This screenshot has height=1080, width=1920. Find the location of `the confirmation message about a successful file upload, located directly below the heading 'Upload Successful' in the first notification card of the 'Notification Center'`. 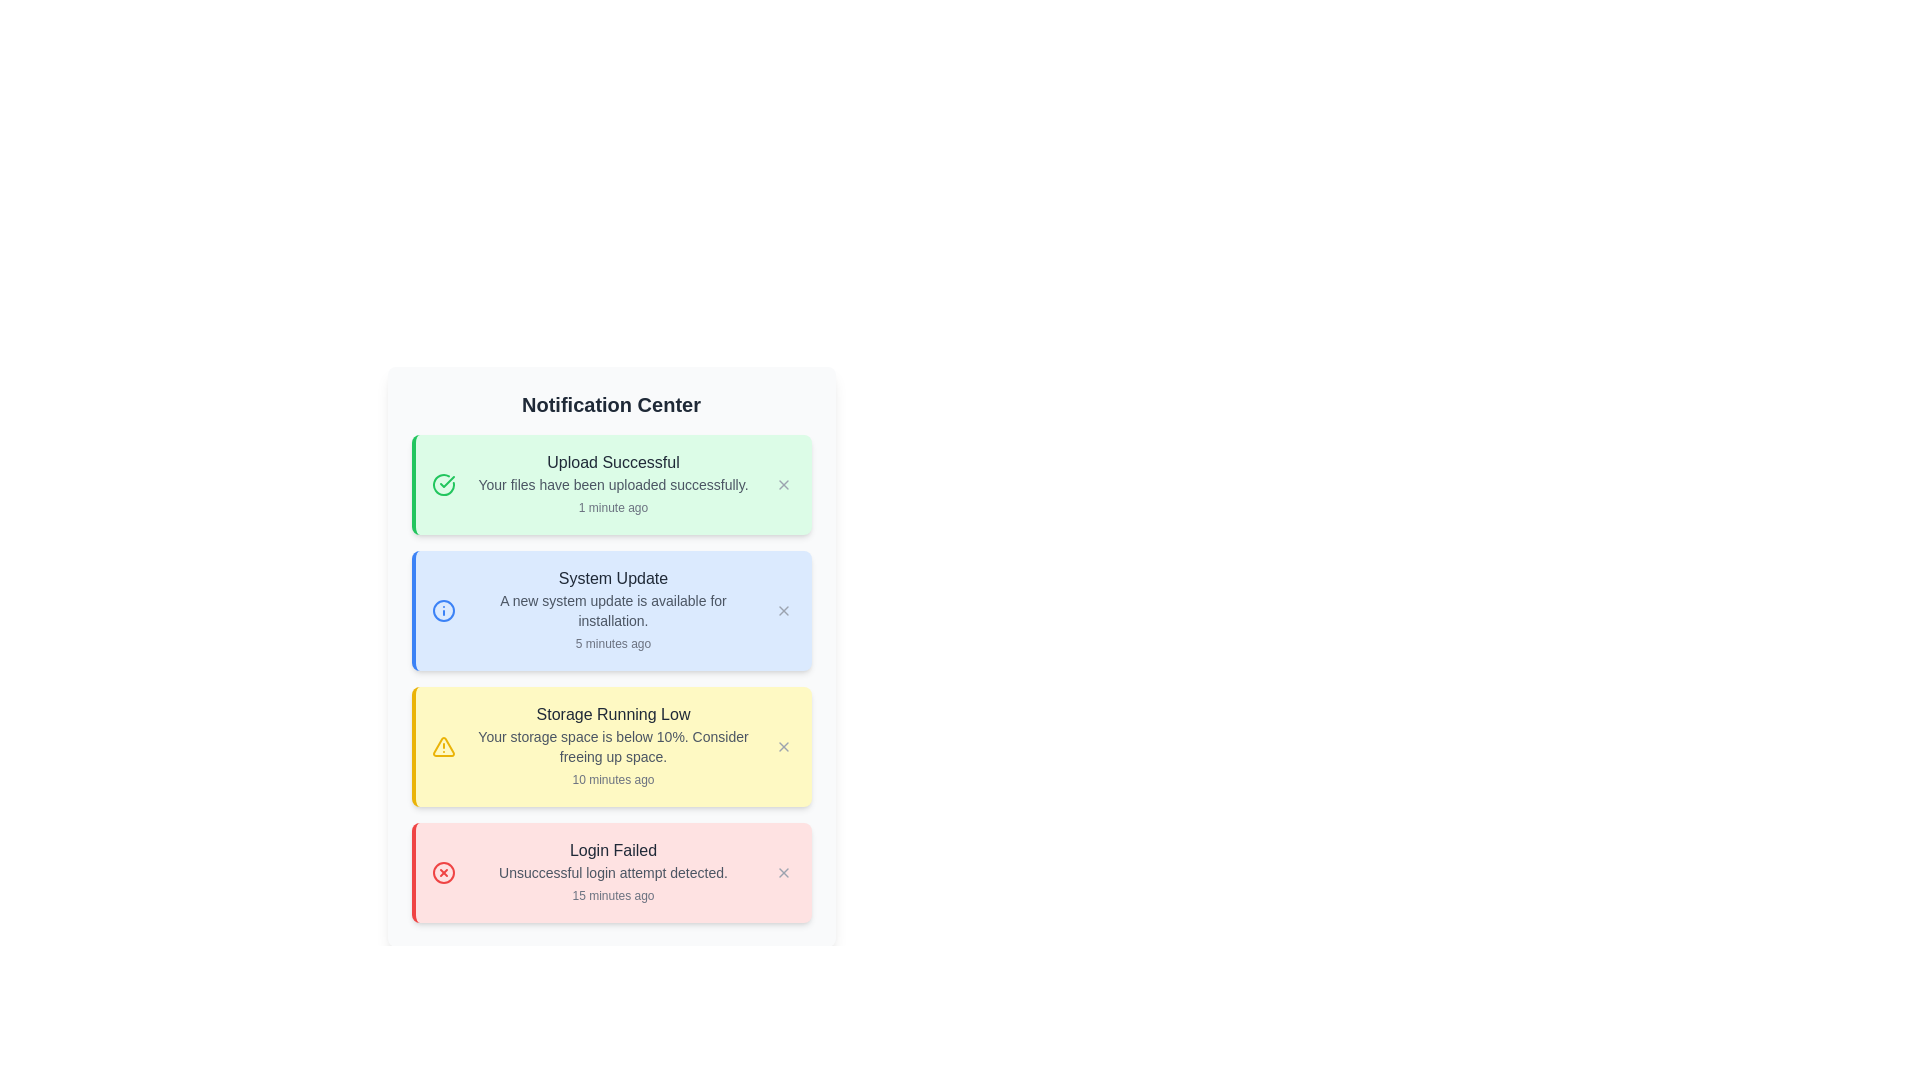

the confirmation message about a successful file upload, located directly below the heading 'Upload Successful' in the first notification card of the 'Notification Center' is located at coordinates (612, 485).